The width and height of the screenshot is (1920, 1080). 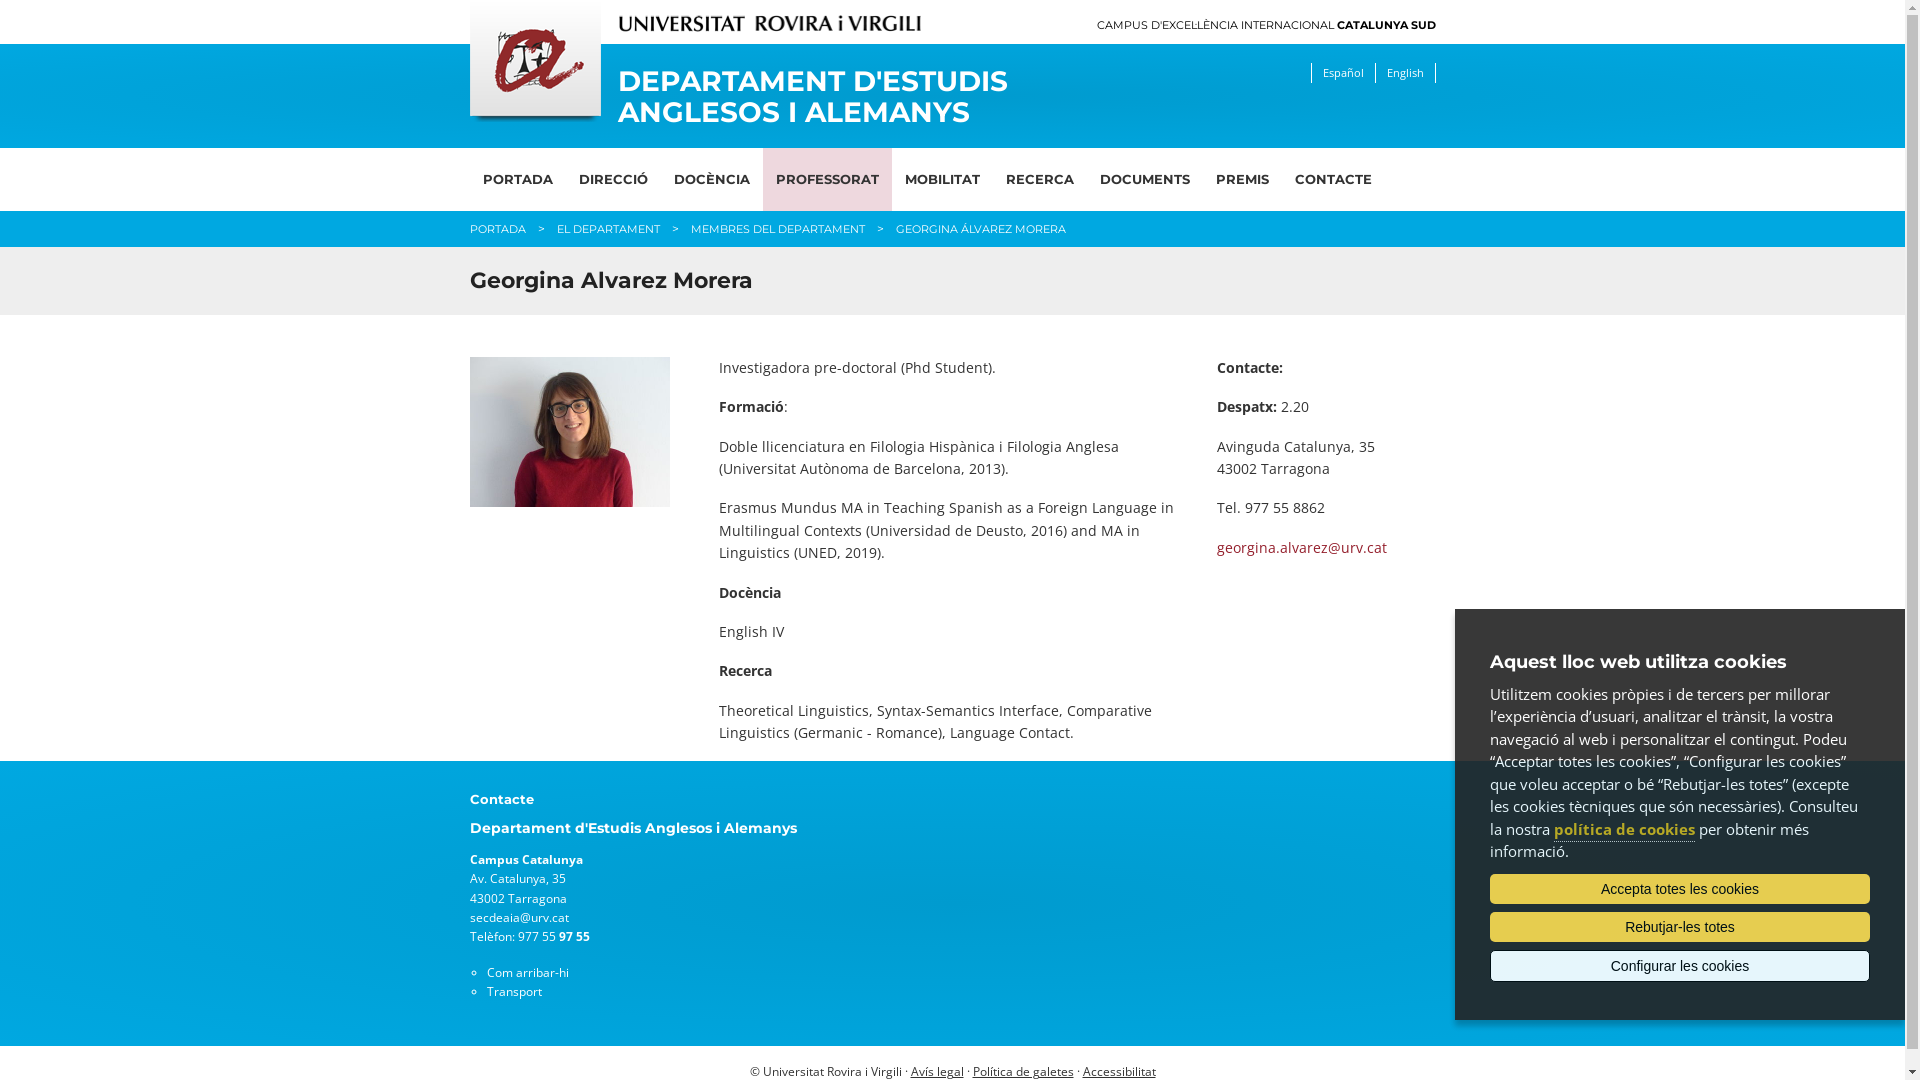 What do you see at coordinates (1489, 926) in the screenshot?
I see `'Rebutjar-les totes'` at bounding box center [1489, 926].